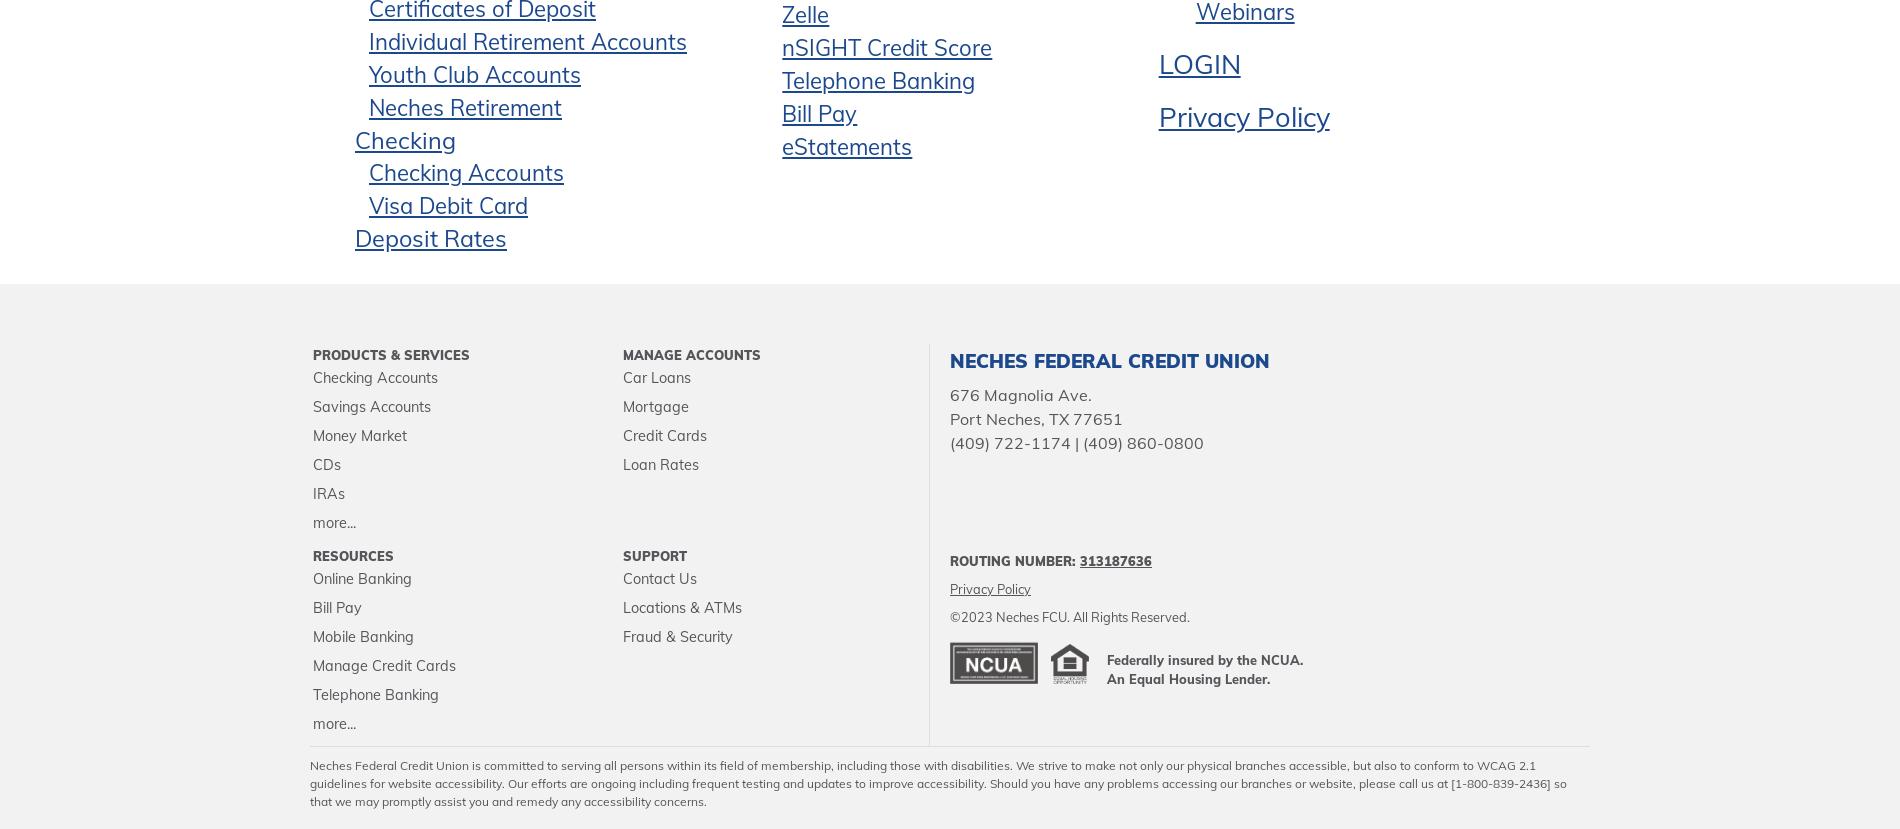  I want to click on 'IRAs', so click(328, 493).